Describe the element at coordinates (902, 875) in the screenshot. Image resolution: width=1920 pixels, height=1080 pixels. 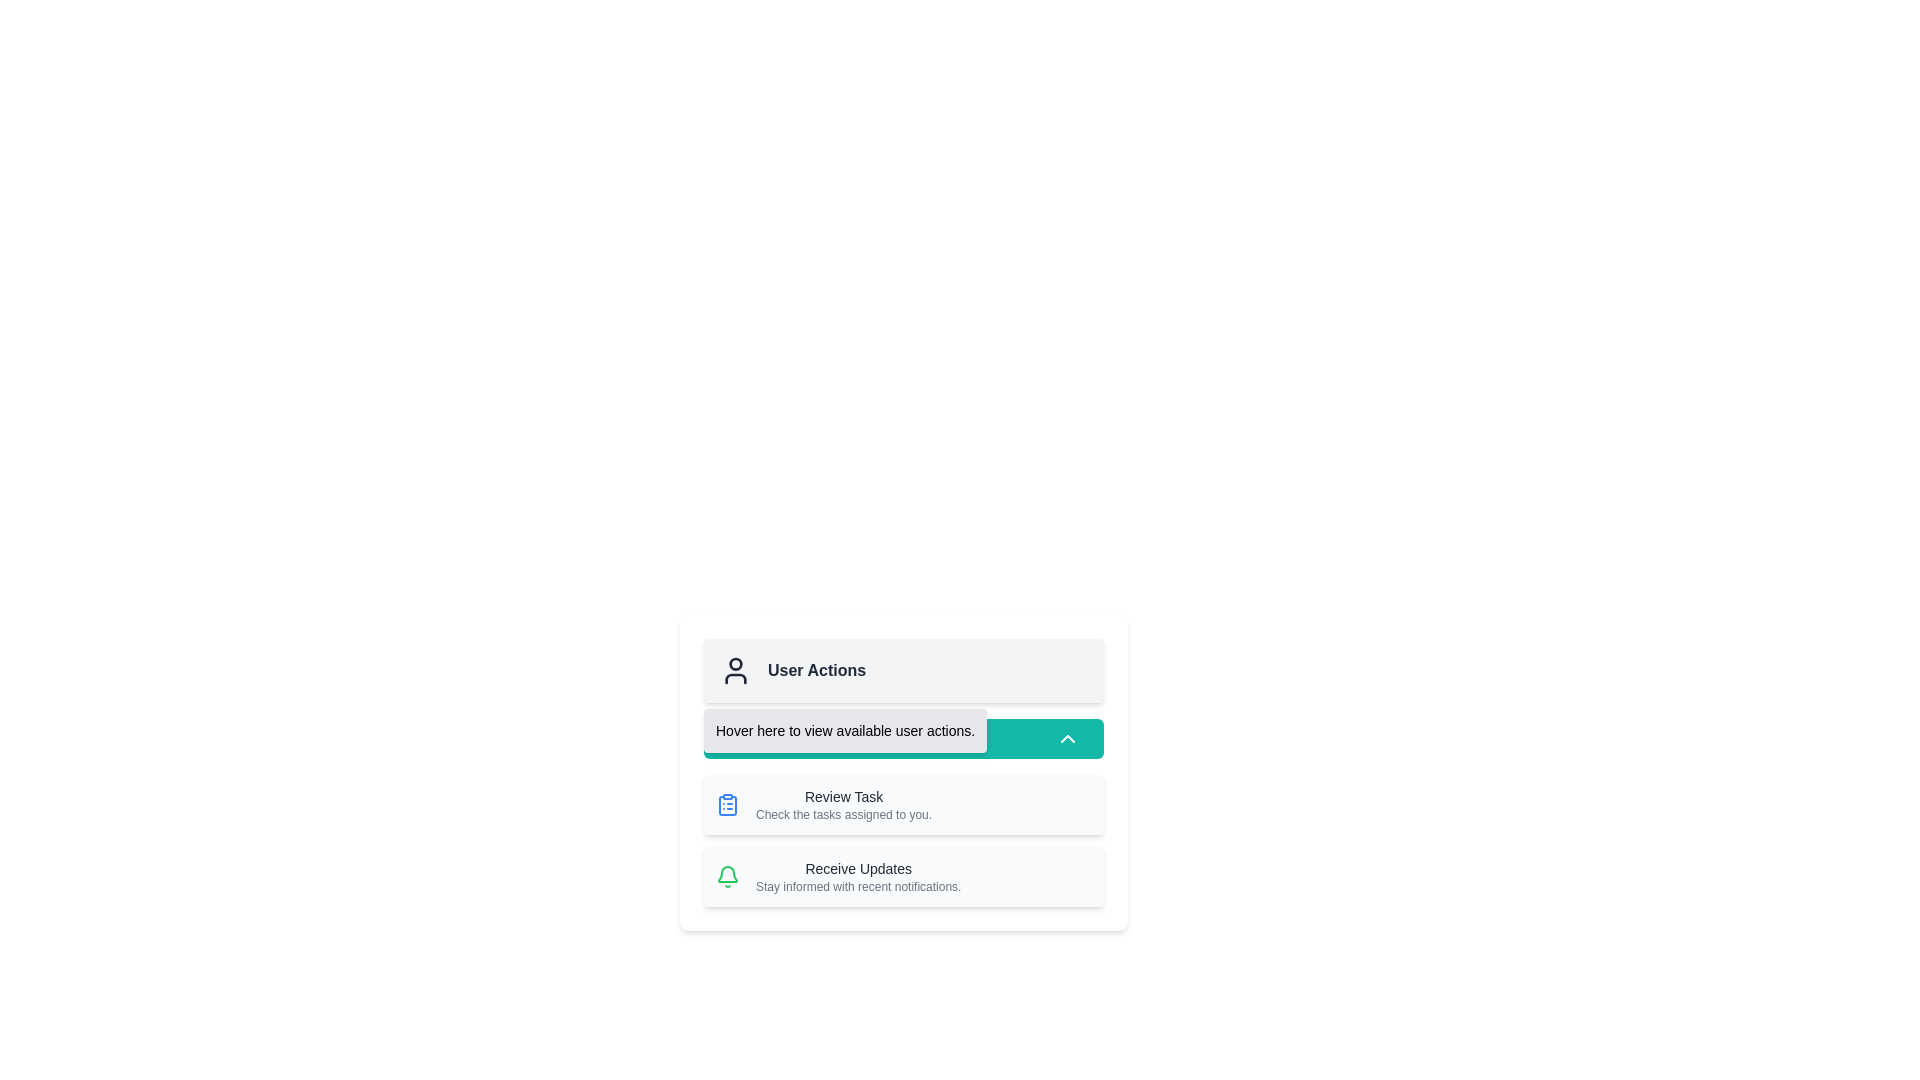
I see `the Information Block which has a light gray background, rounded corners, a green bell icon on the left, and the title 'Receive Updates' in black bold font, located below the 'Review Task' section` at that location.